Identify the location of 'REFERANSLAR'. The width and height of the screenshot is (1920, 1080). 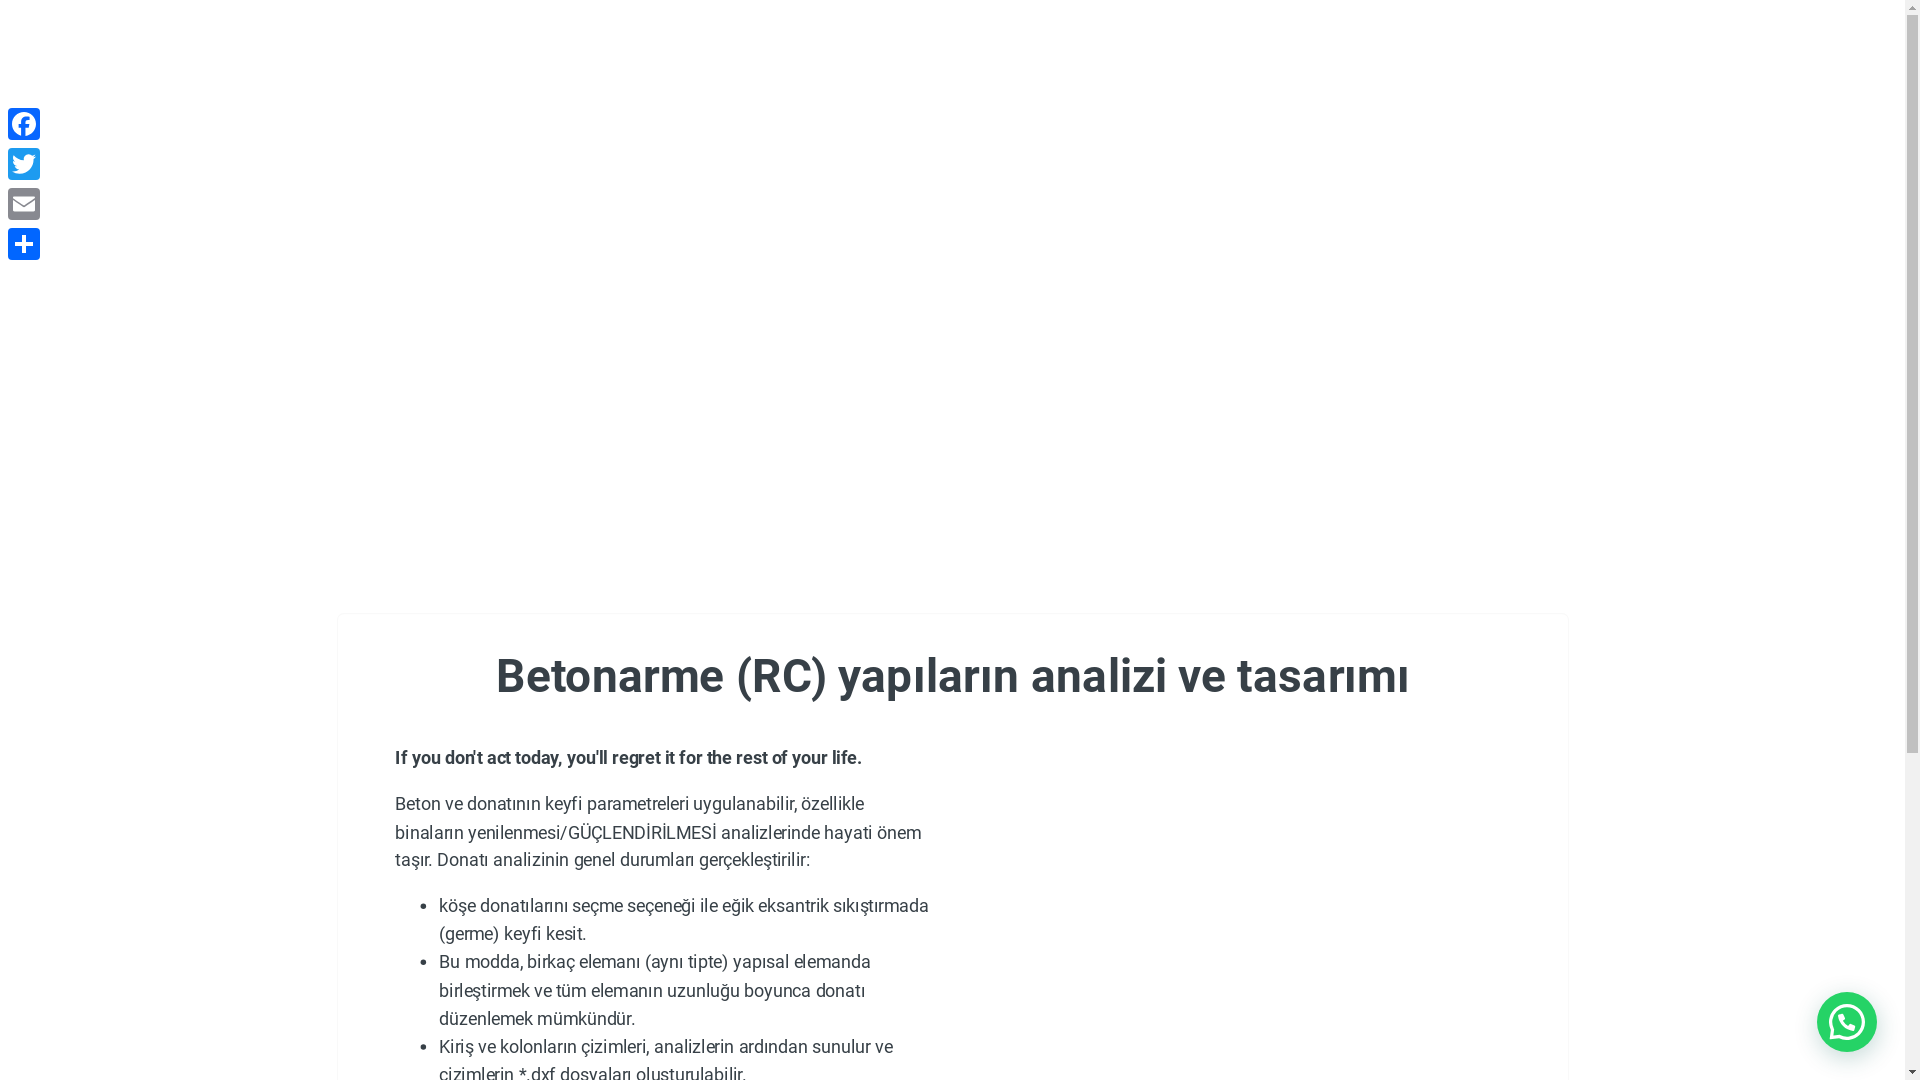
(1084, 82).